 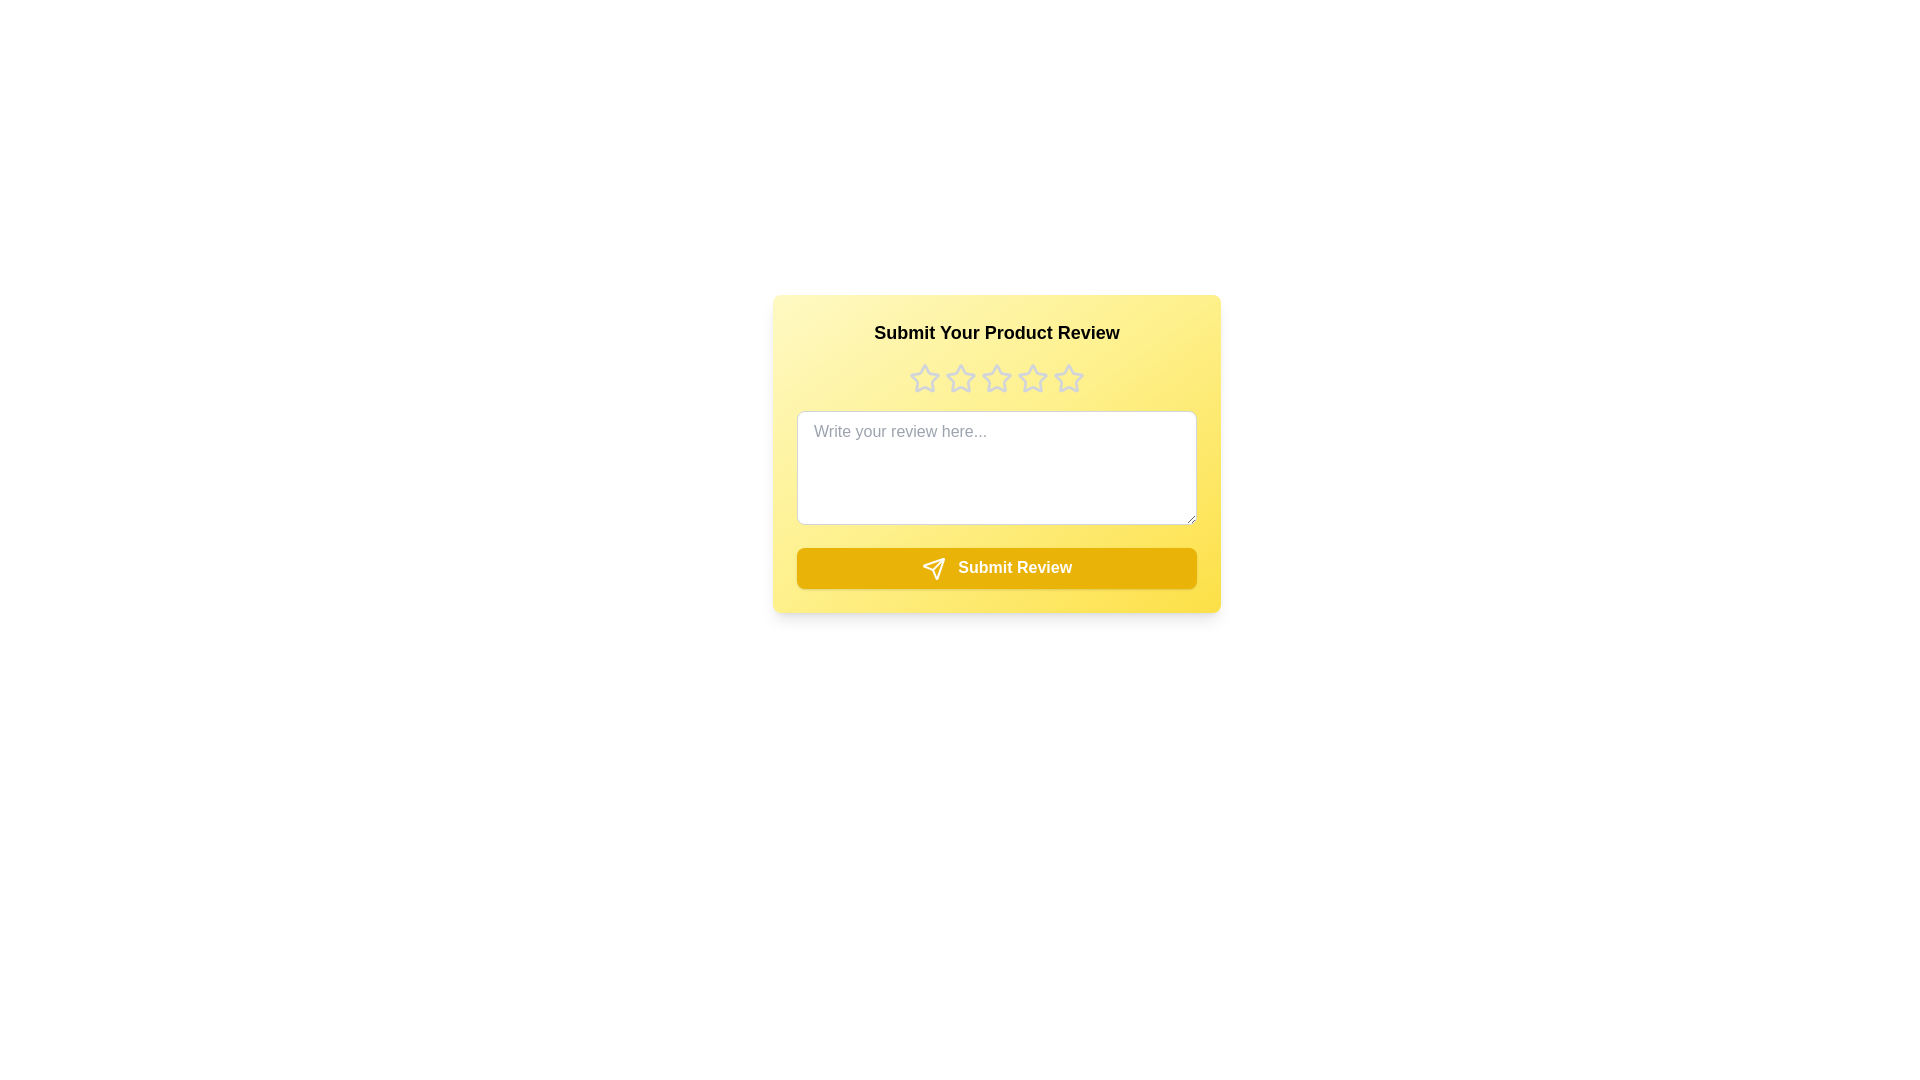 I want to click on the third star icon in the row of five rating stars, so click(x=960, y=378).